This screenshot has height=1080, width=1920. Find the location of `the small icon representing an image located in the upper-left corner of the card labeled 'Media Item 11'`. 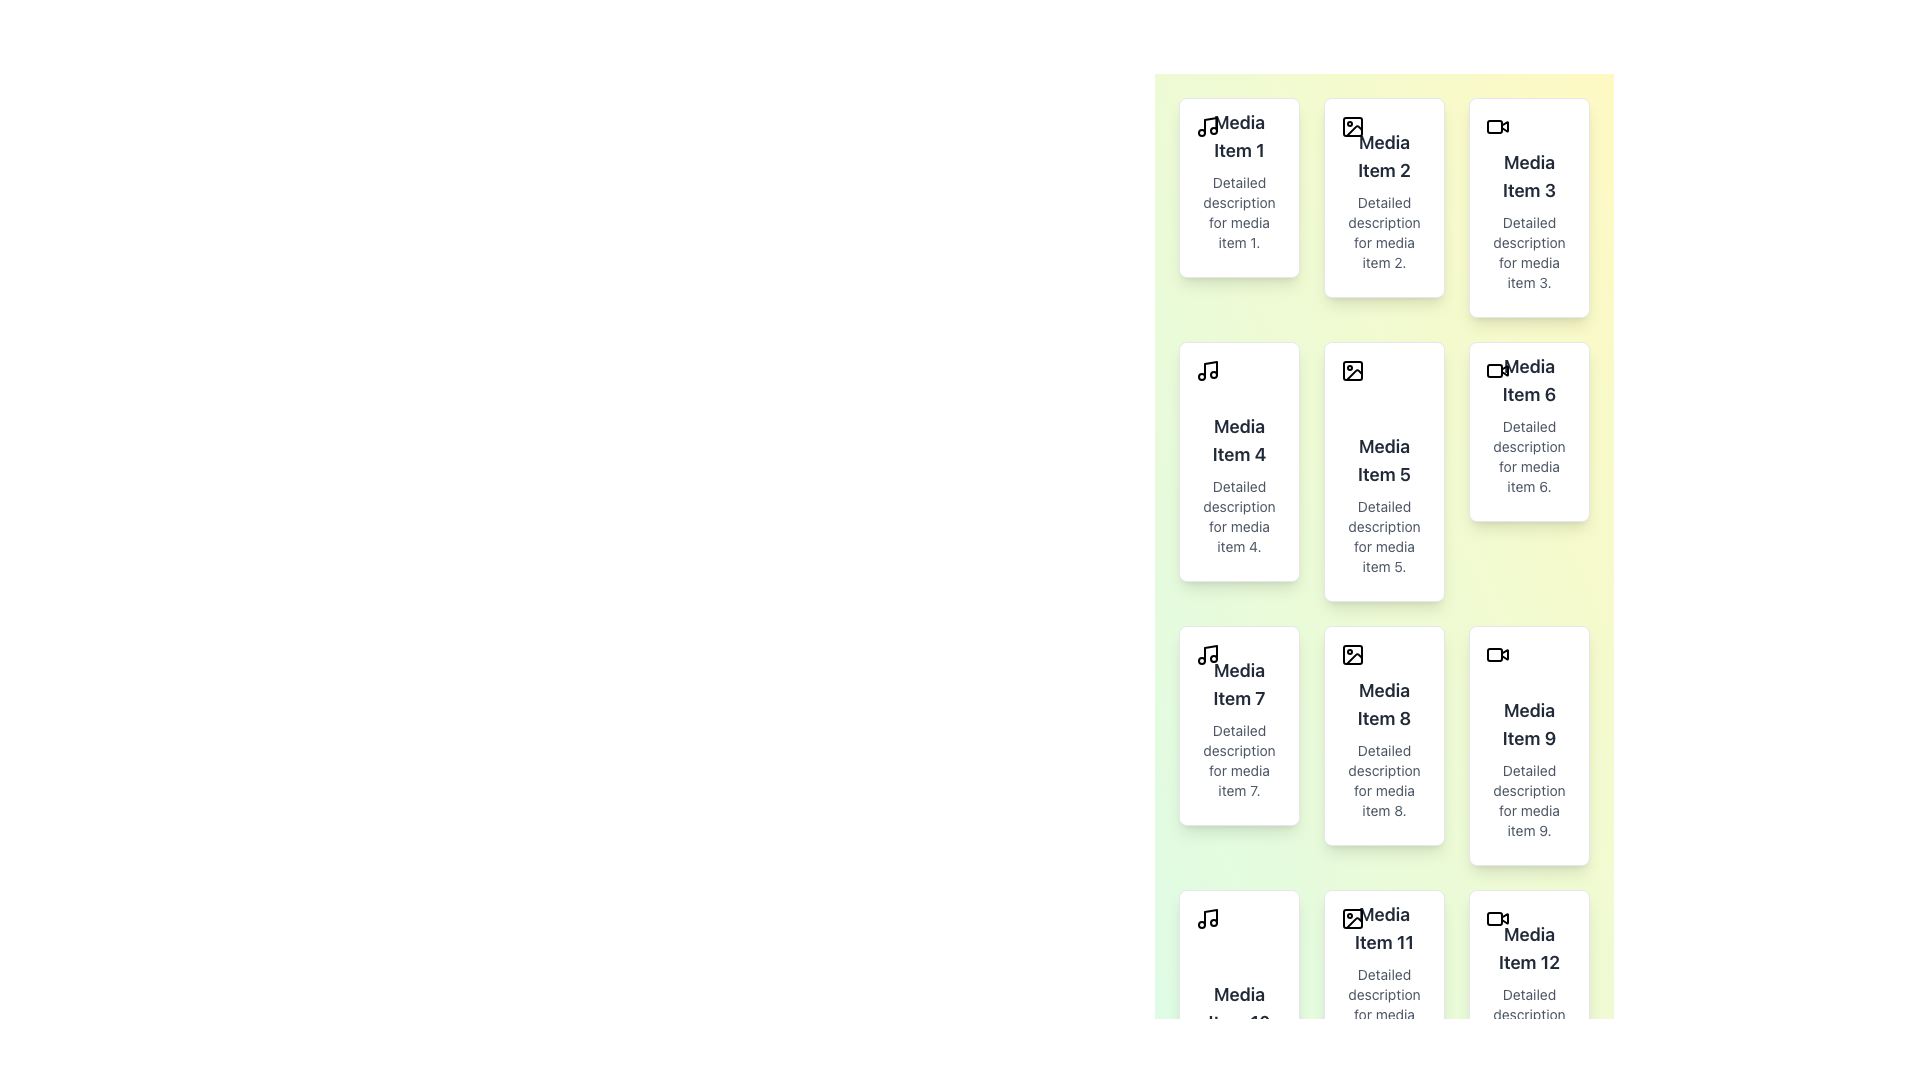

the small icon representing an image located in the upper-left corner of the card labeled 'Media Item 11' is located at coordinates (1353, 918).